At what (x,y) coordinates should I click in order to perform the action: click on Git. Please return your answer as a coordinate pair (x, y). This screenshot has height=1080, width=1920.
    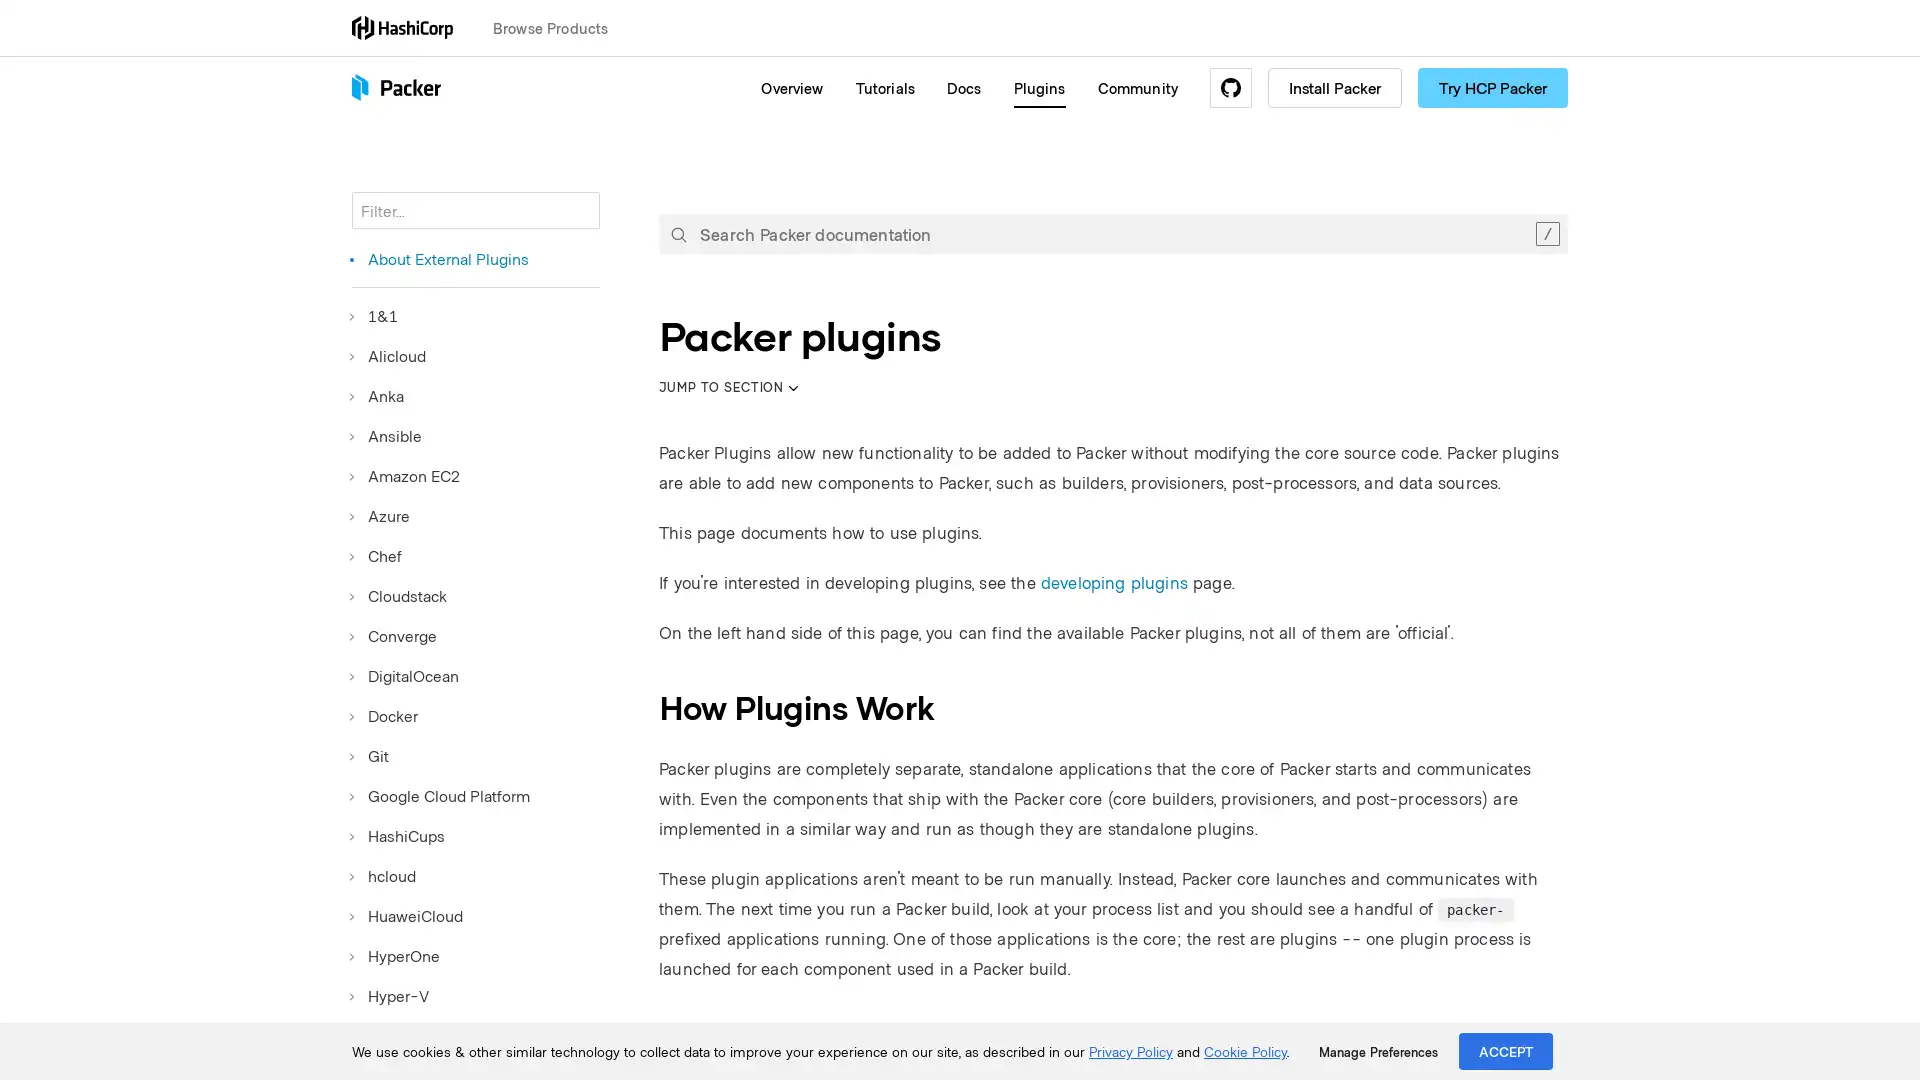
    Looking at the image, I should click on (370, 756).